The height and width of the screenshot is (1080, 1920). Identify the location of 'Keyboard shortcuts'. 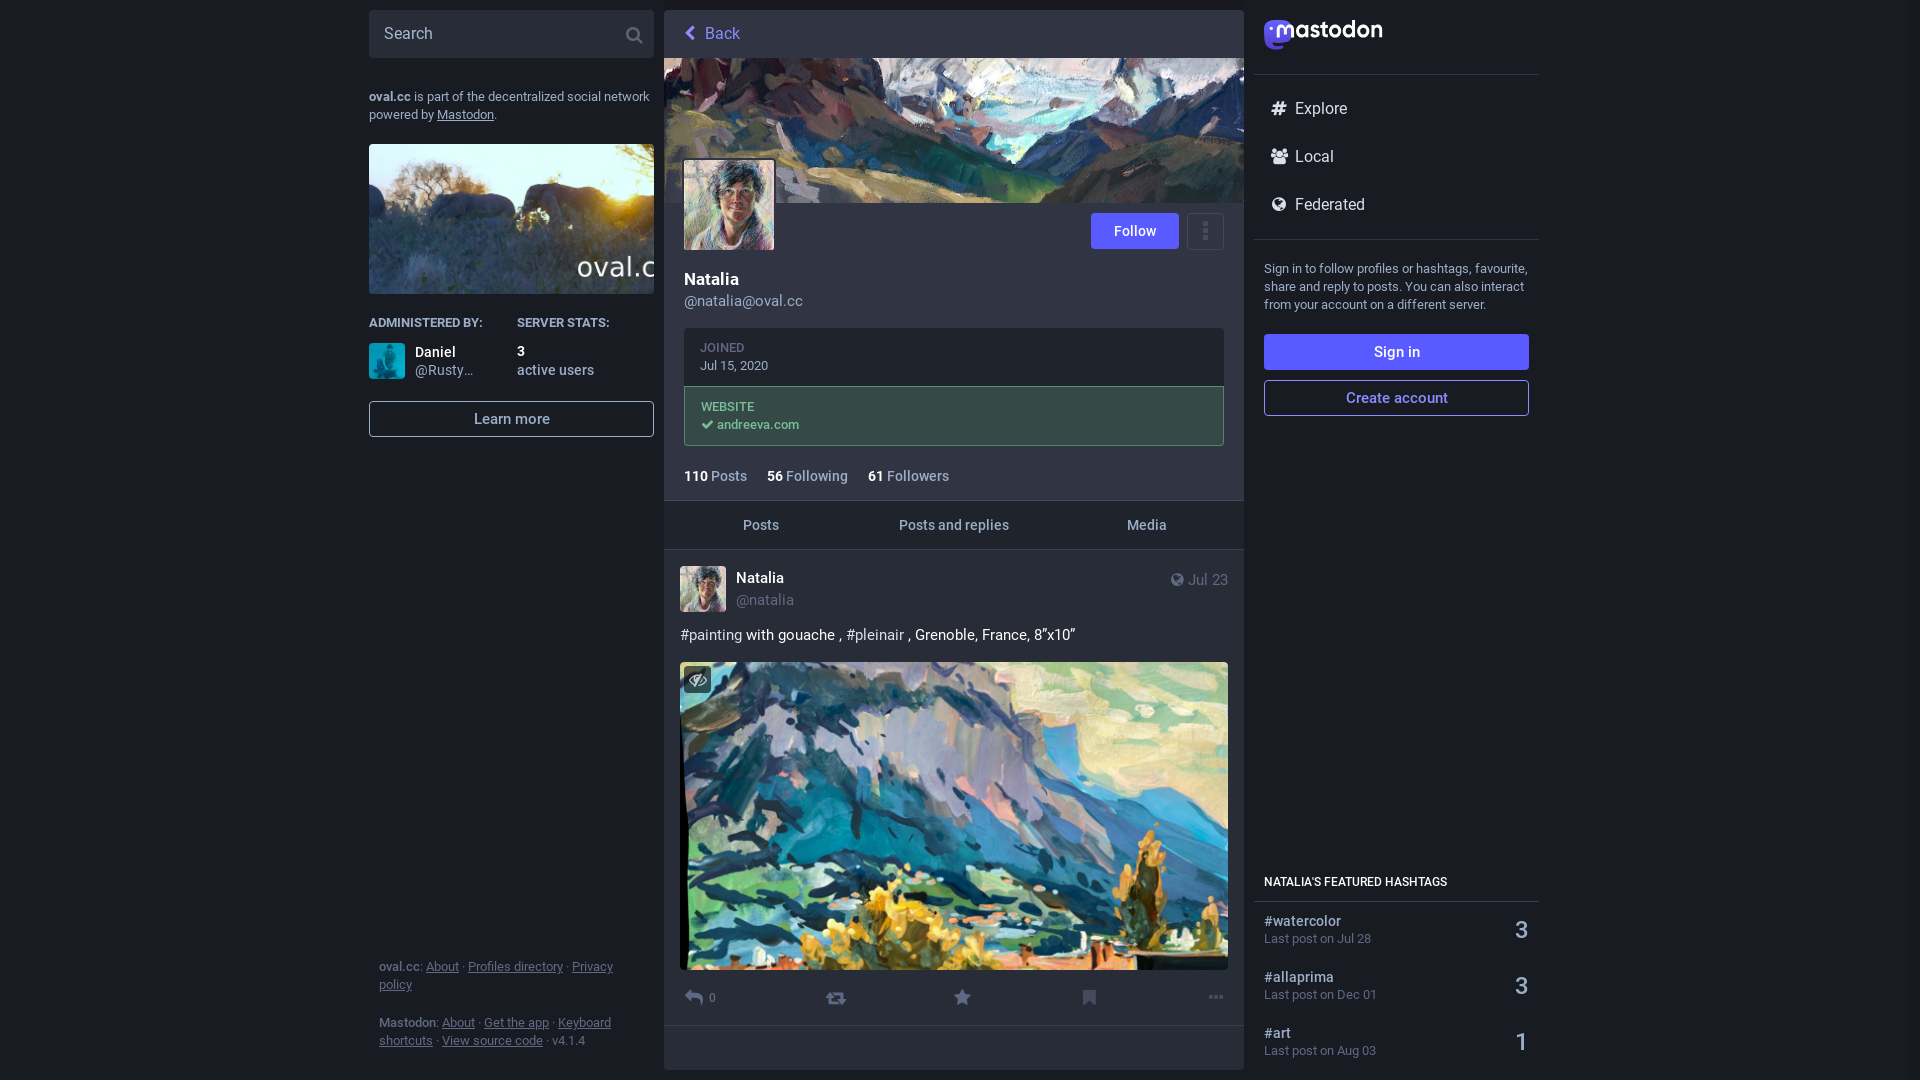
(379, 1031).